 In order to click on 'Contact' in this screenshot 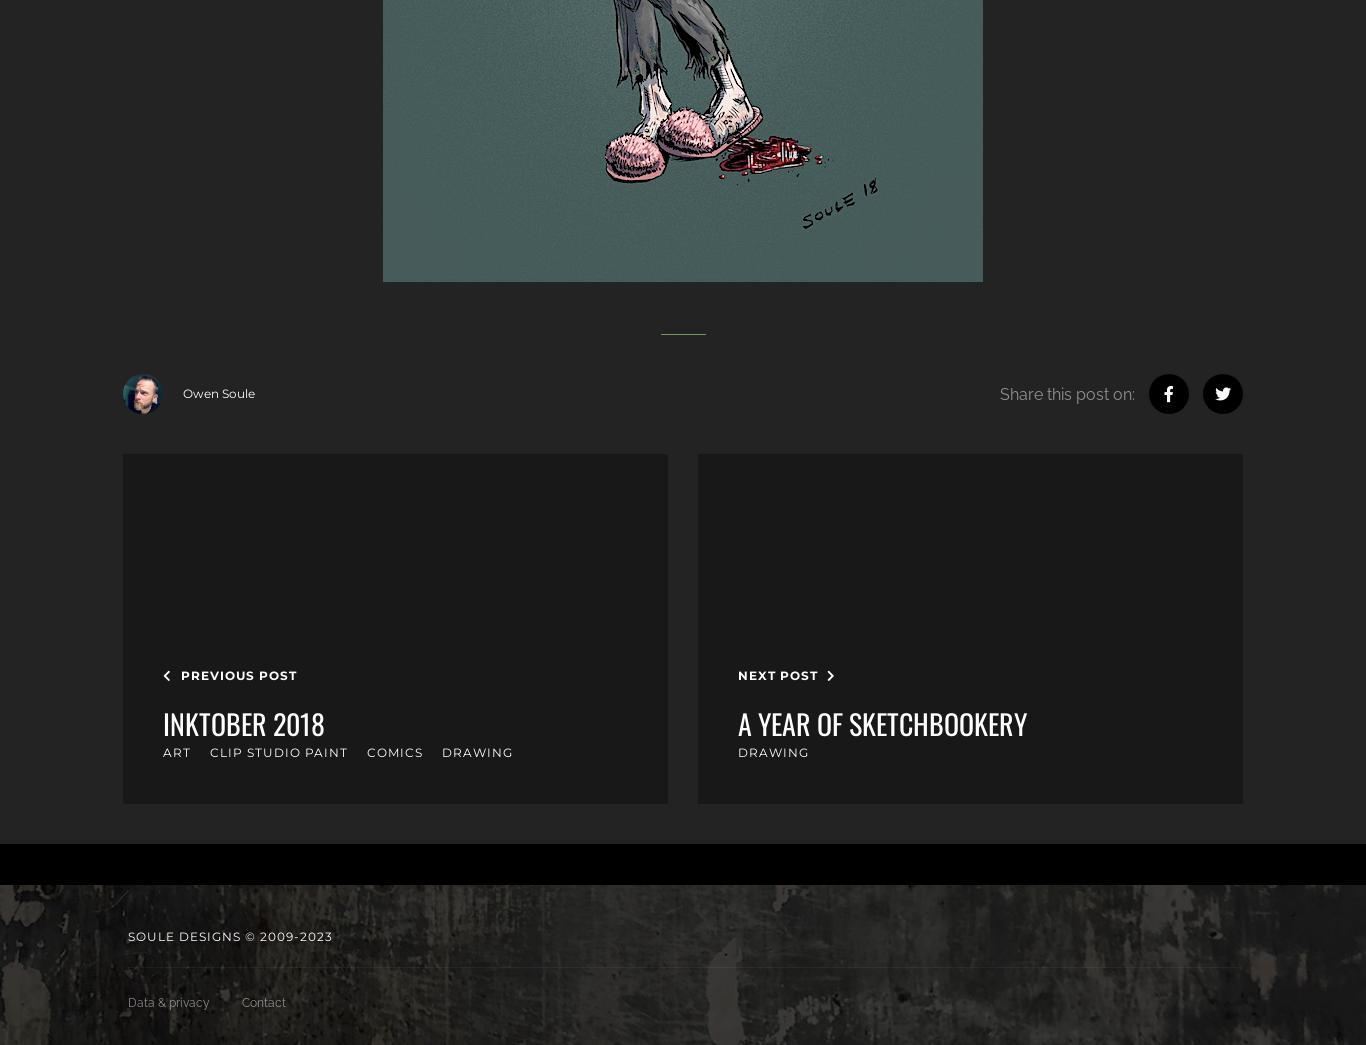, I will do `click(264, 1002)`.